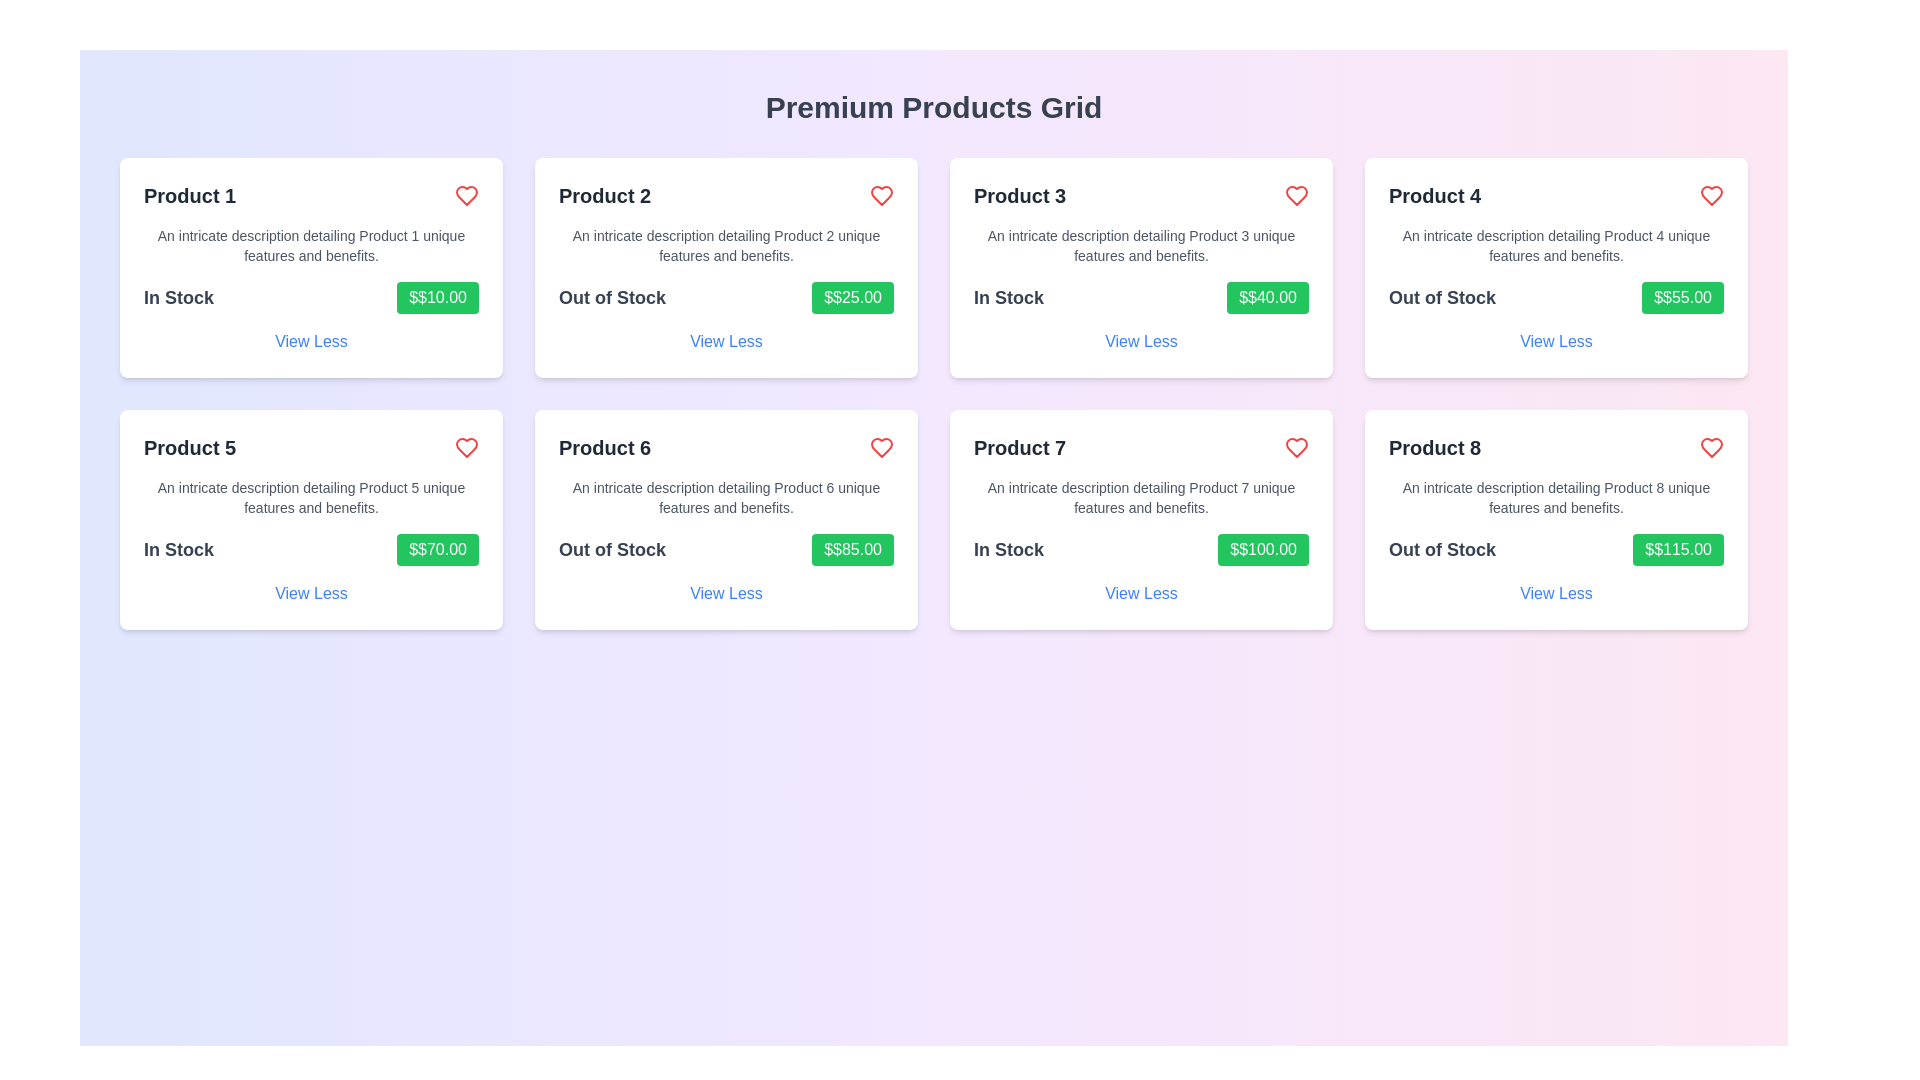 The image size is (1920, 1080). What do you see at coordinates (178, 550) in the screenshot?
I see `the availability status Text label within the details section of the 'Product 5' card, which is positioned before the green button displaying the cost` at bounding box center [178, 550].